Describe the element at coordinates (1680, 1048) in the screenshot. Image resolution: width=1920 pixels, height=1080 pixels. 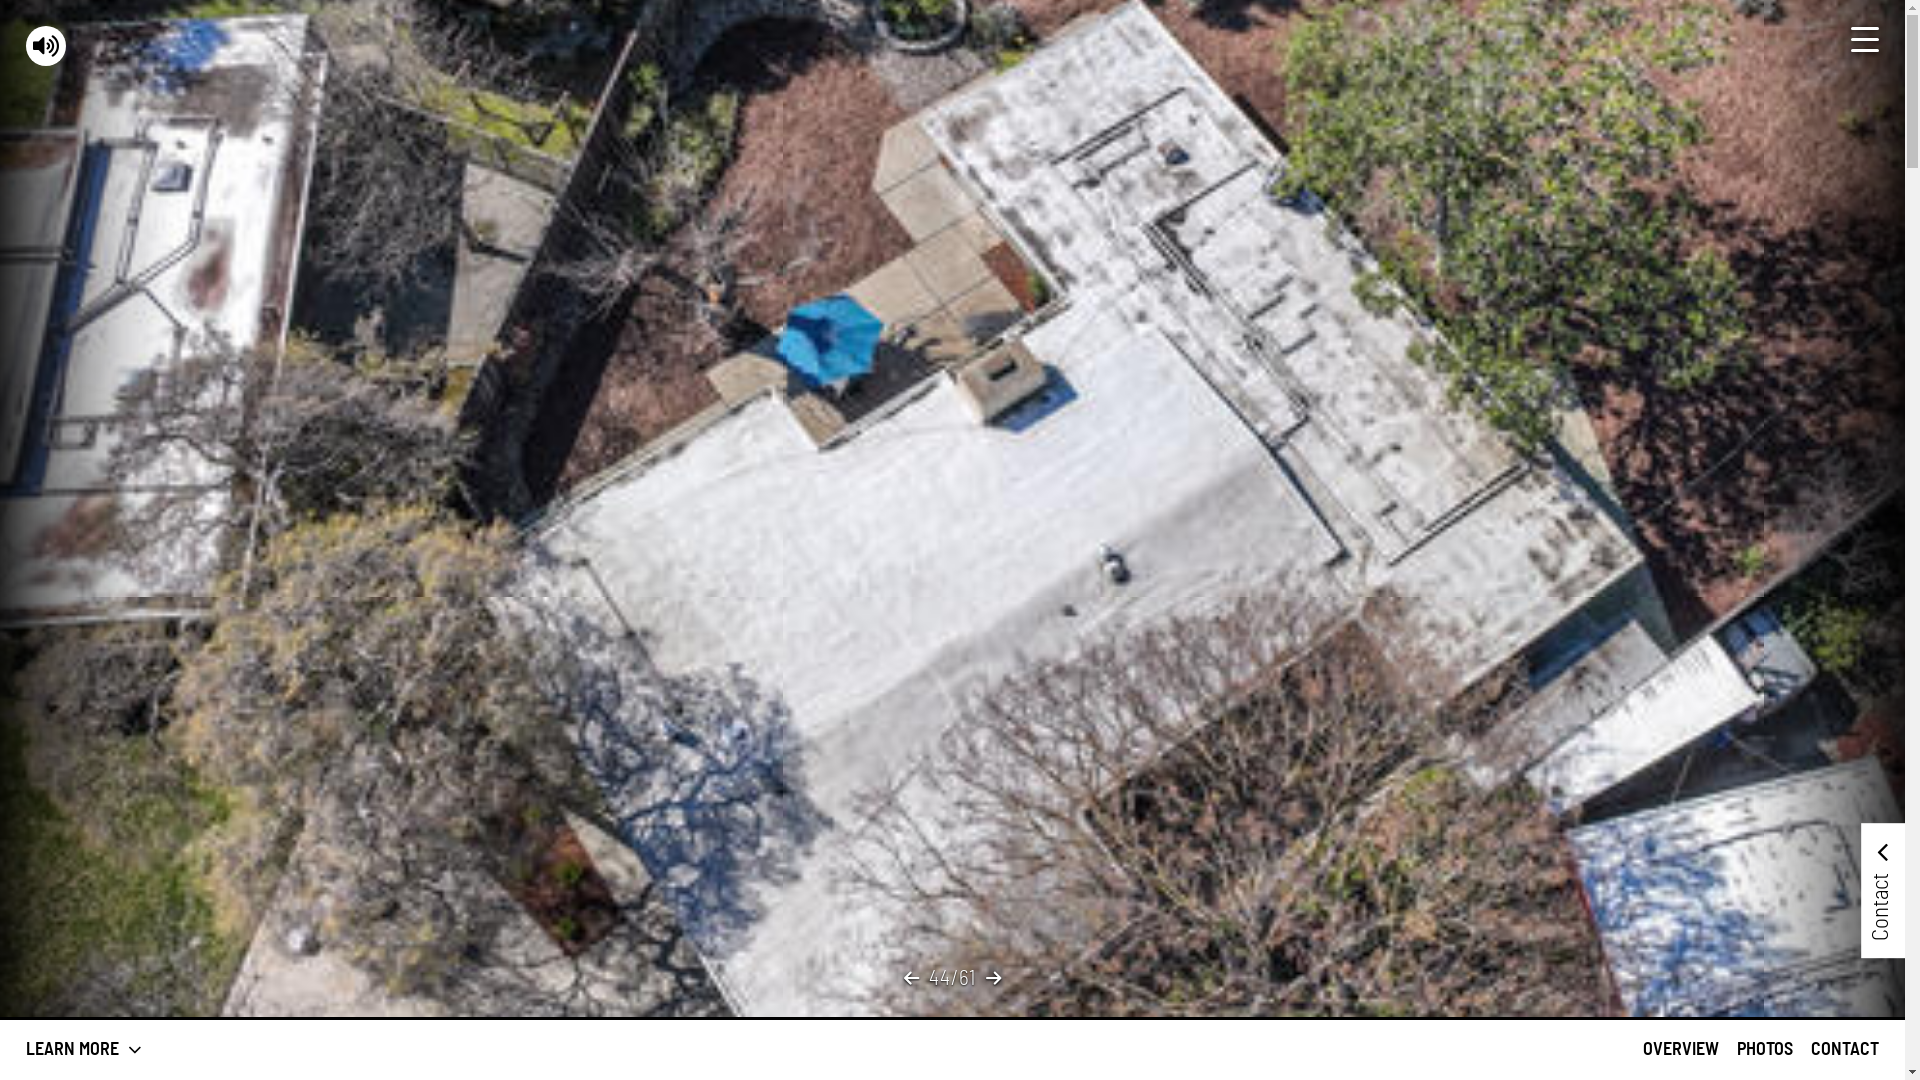
I see `'OVERVIEW'` at that location.